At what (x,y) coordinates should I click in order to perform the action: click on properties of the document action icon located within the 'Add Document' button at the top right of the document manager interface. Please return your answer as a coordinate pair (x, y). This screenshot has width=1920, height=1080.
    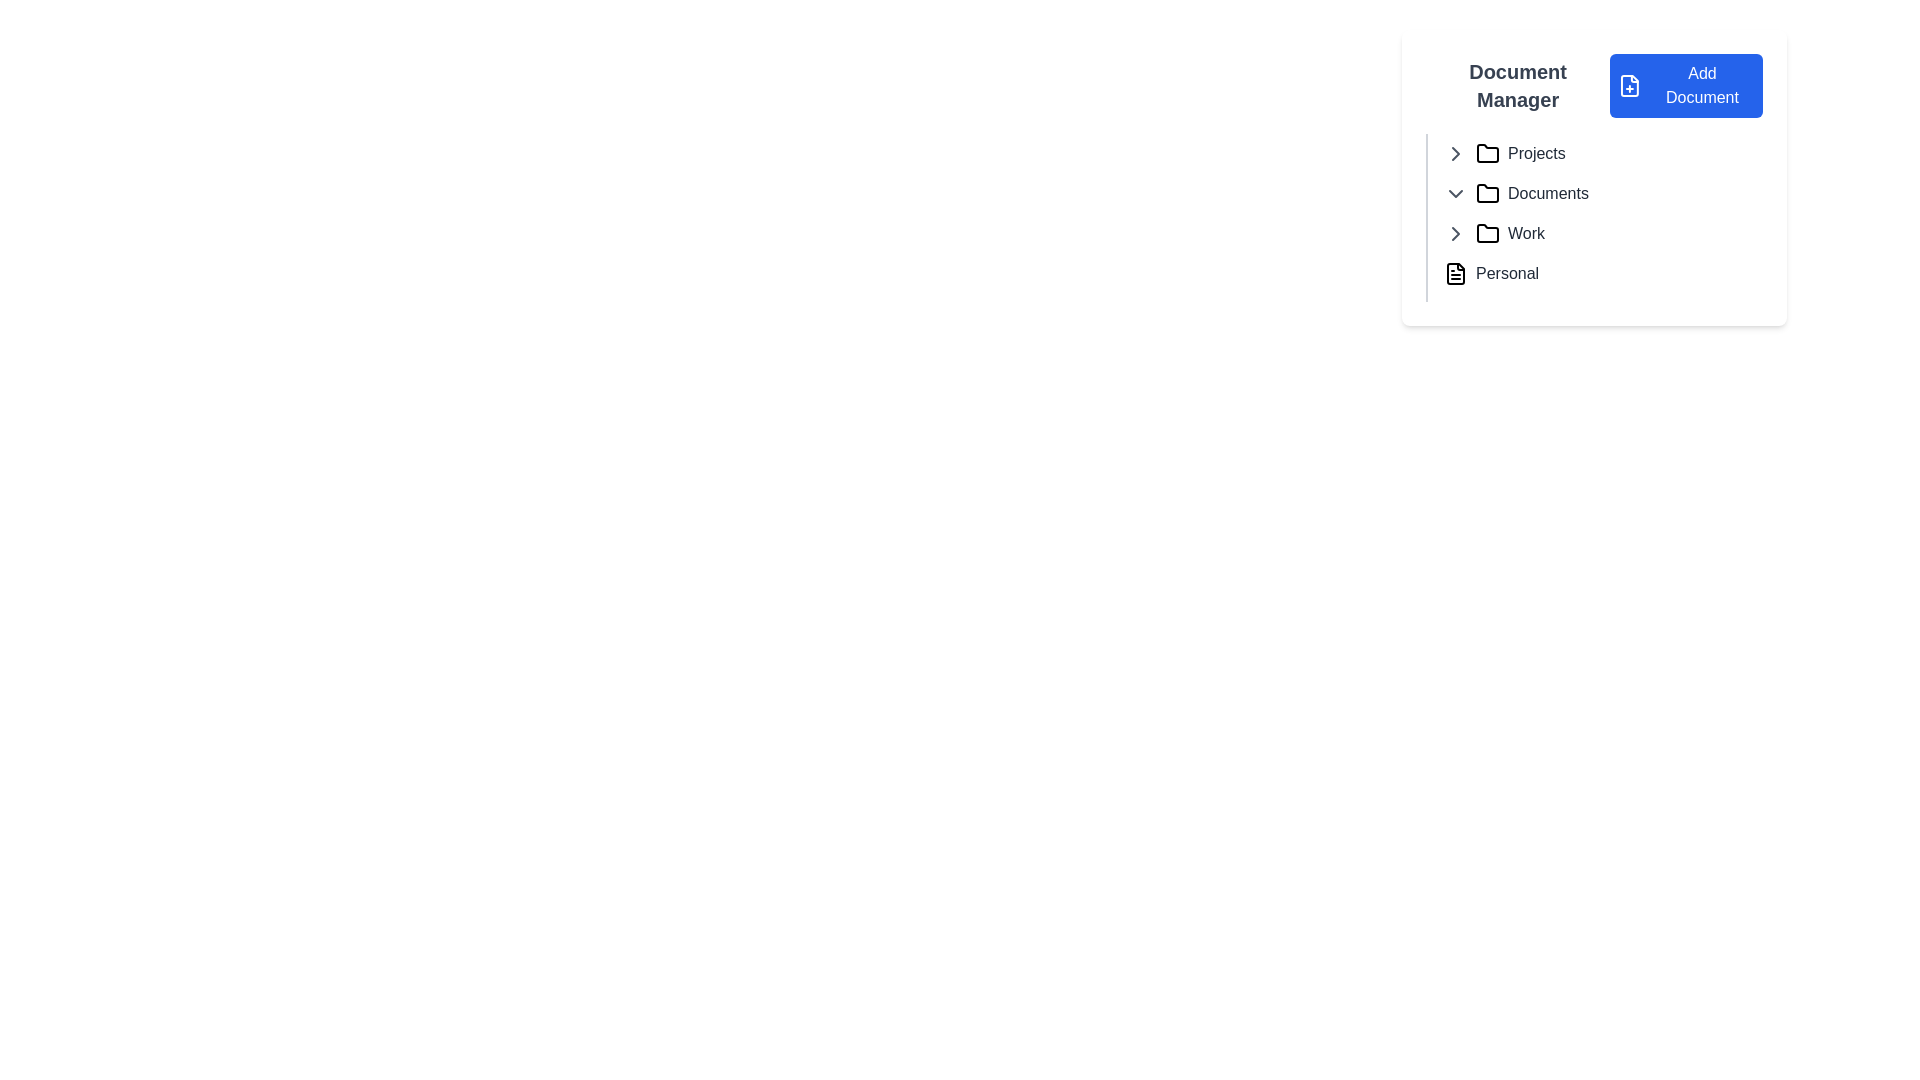
    Looking at the image, I should click on (1630, 84).